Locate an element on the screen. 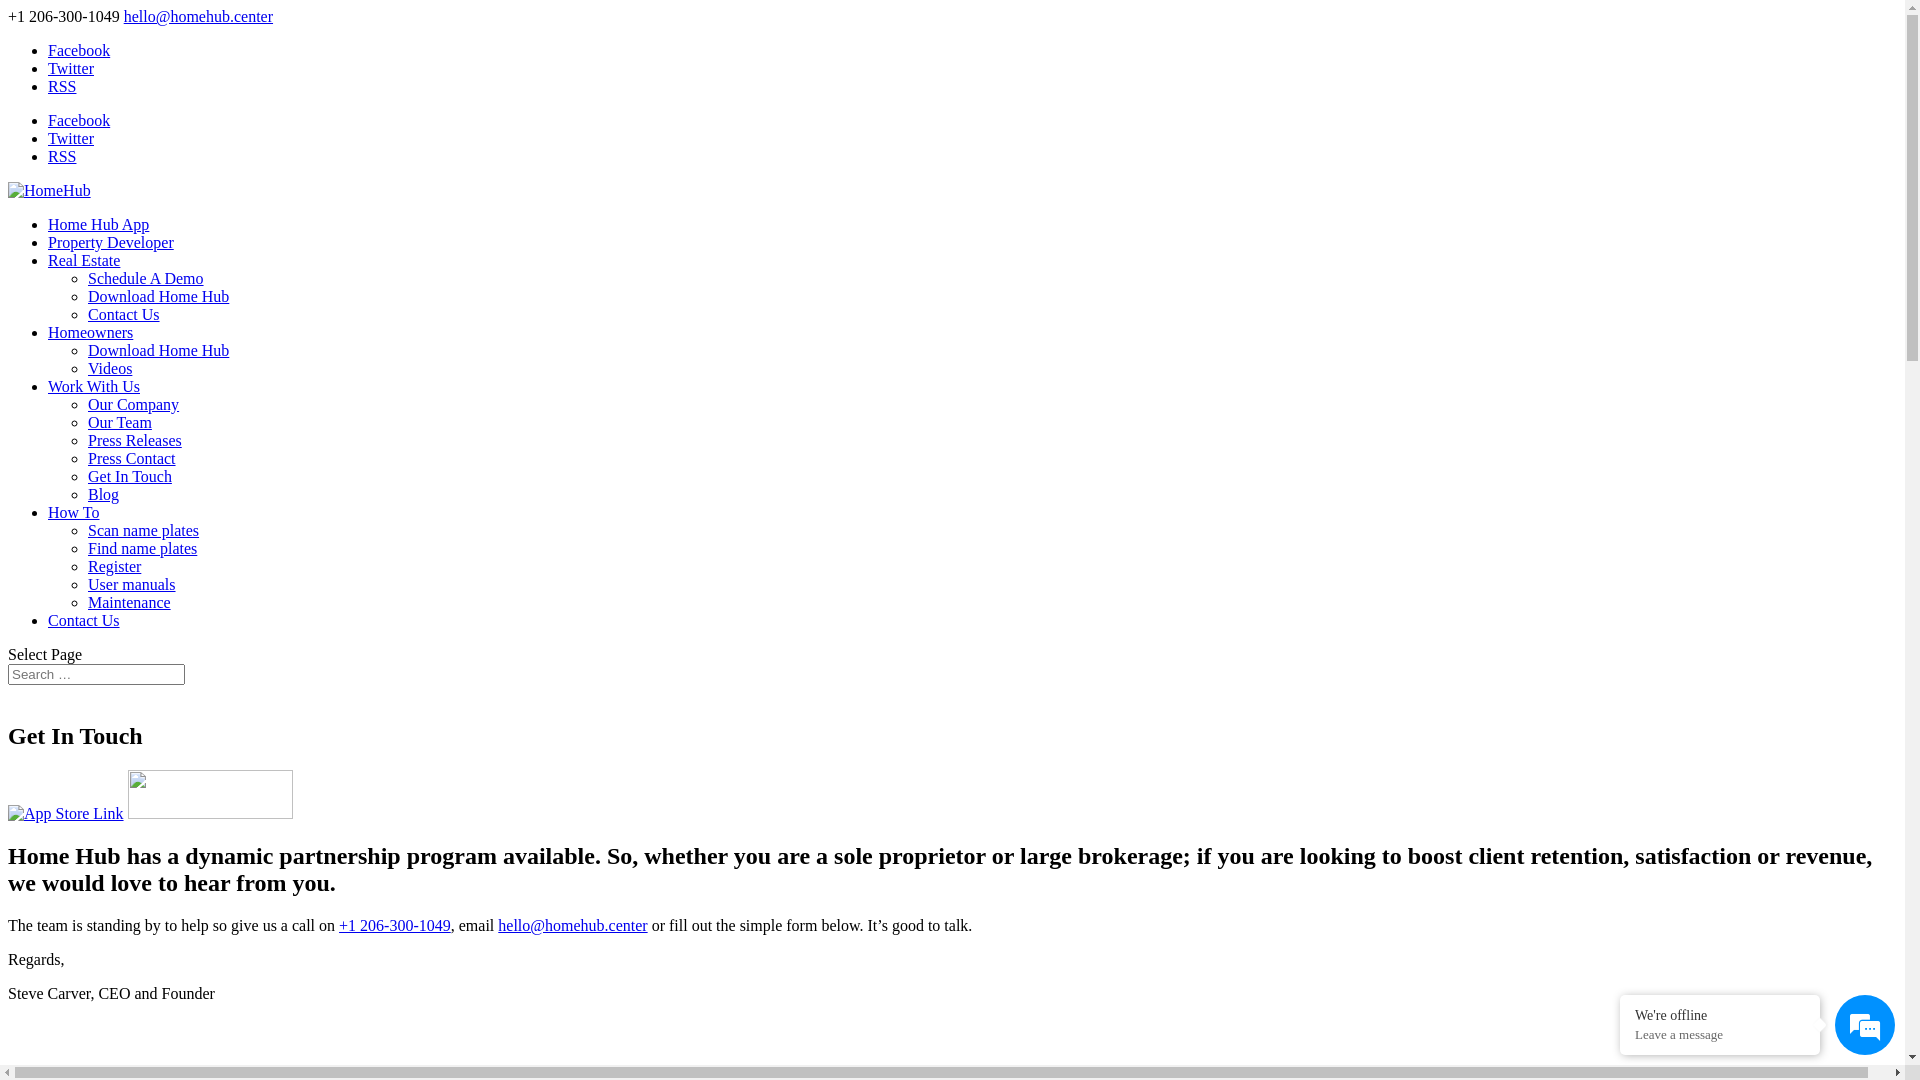 This screenshot has height=1080, width=1920. 'Home Hub App' is located at coordinates (97, 224).